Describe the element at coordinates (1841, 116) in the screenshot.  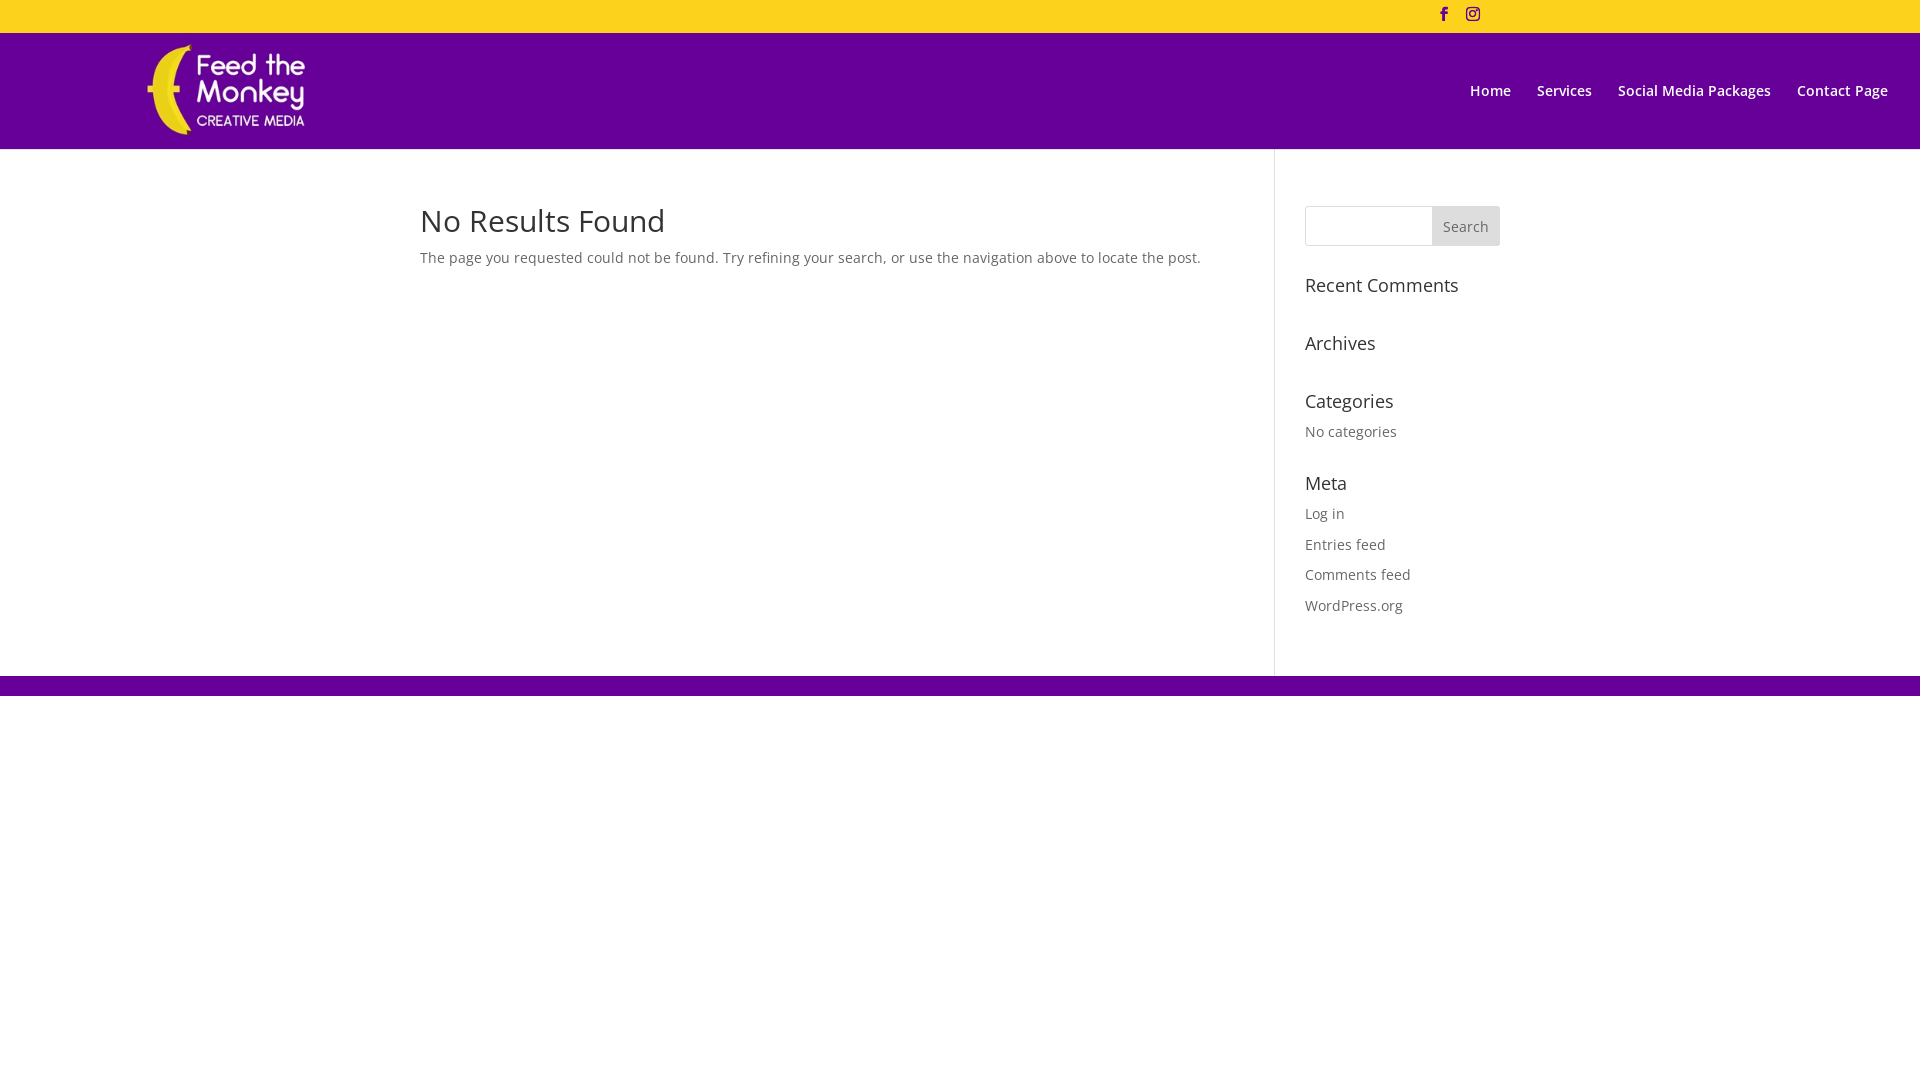
I see `'Contact Page'` at that location.